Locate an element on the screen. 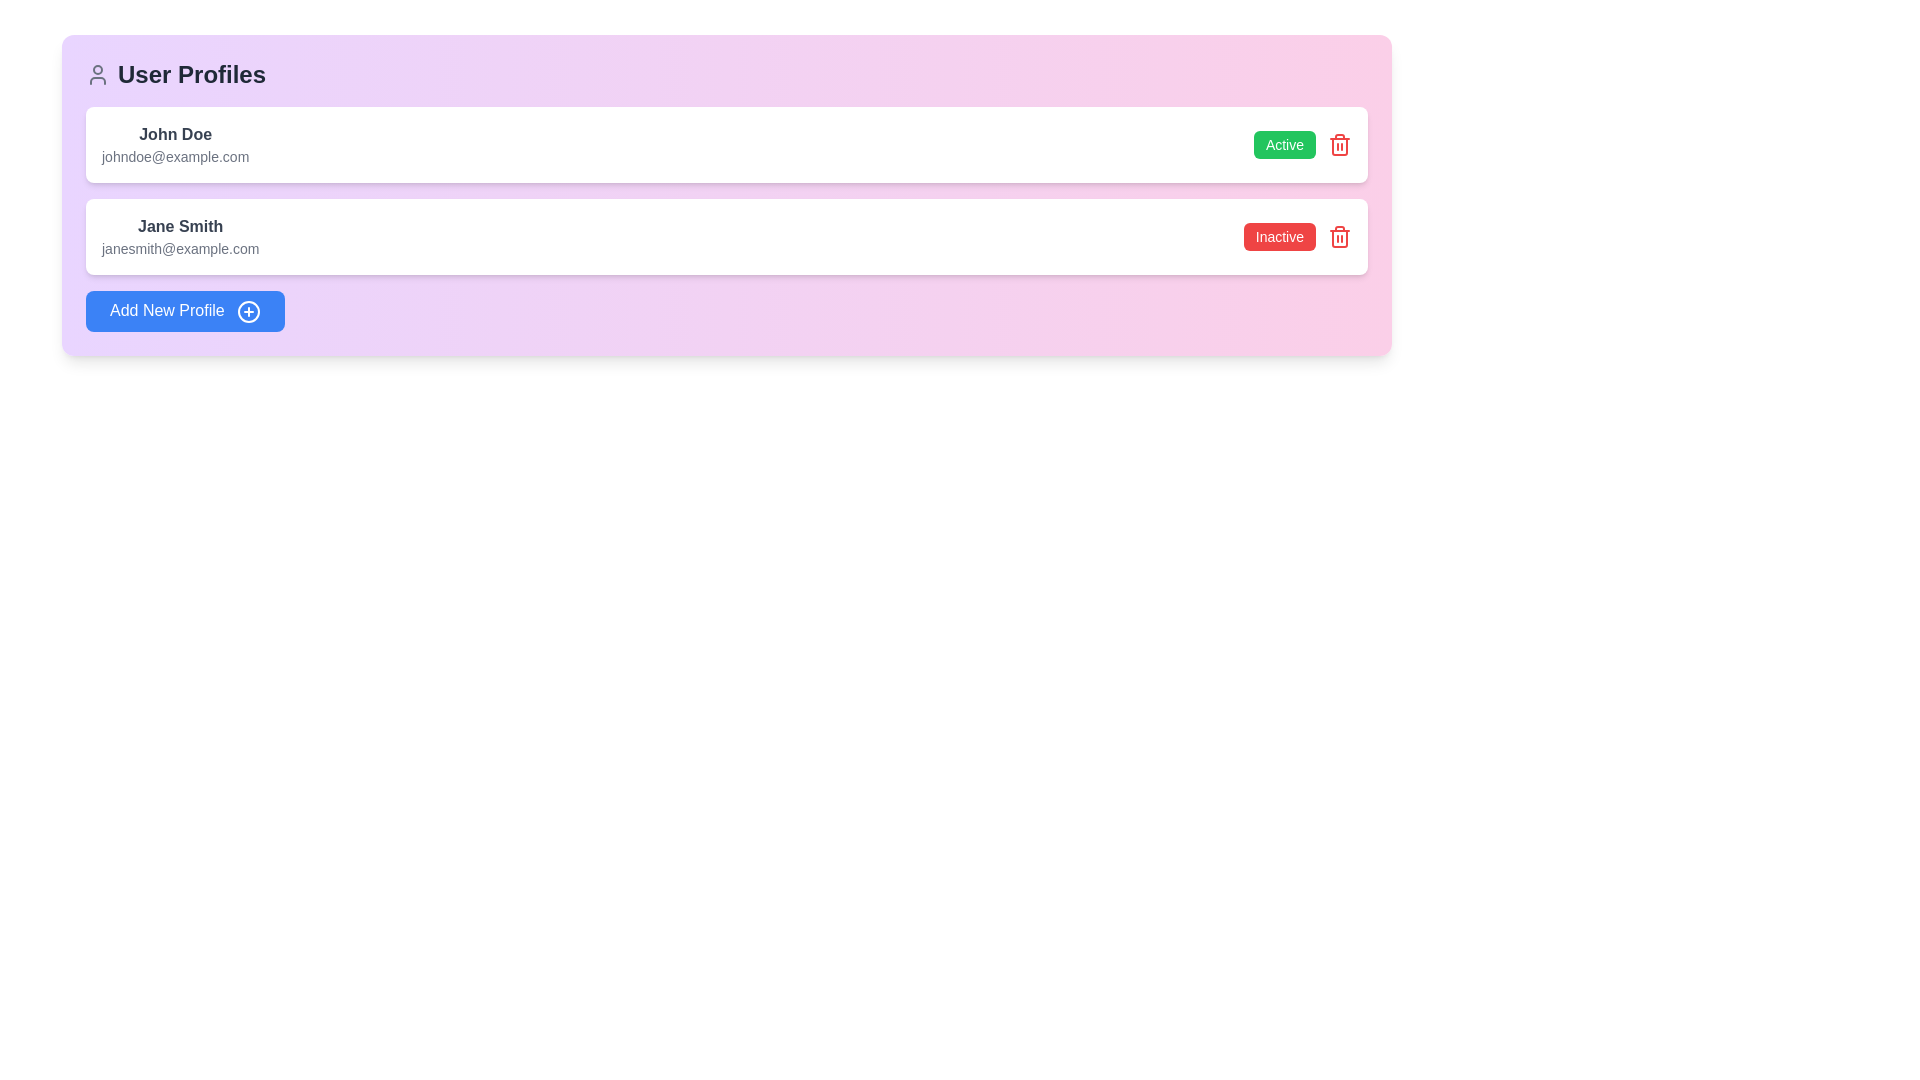  the information displayed on the second Profile Card in the list, which contains user profile details such as name, email address, and status is located at coordinates (725, 235).